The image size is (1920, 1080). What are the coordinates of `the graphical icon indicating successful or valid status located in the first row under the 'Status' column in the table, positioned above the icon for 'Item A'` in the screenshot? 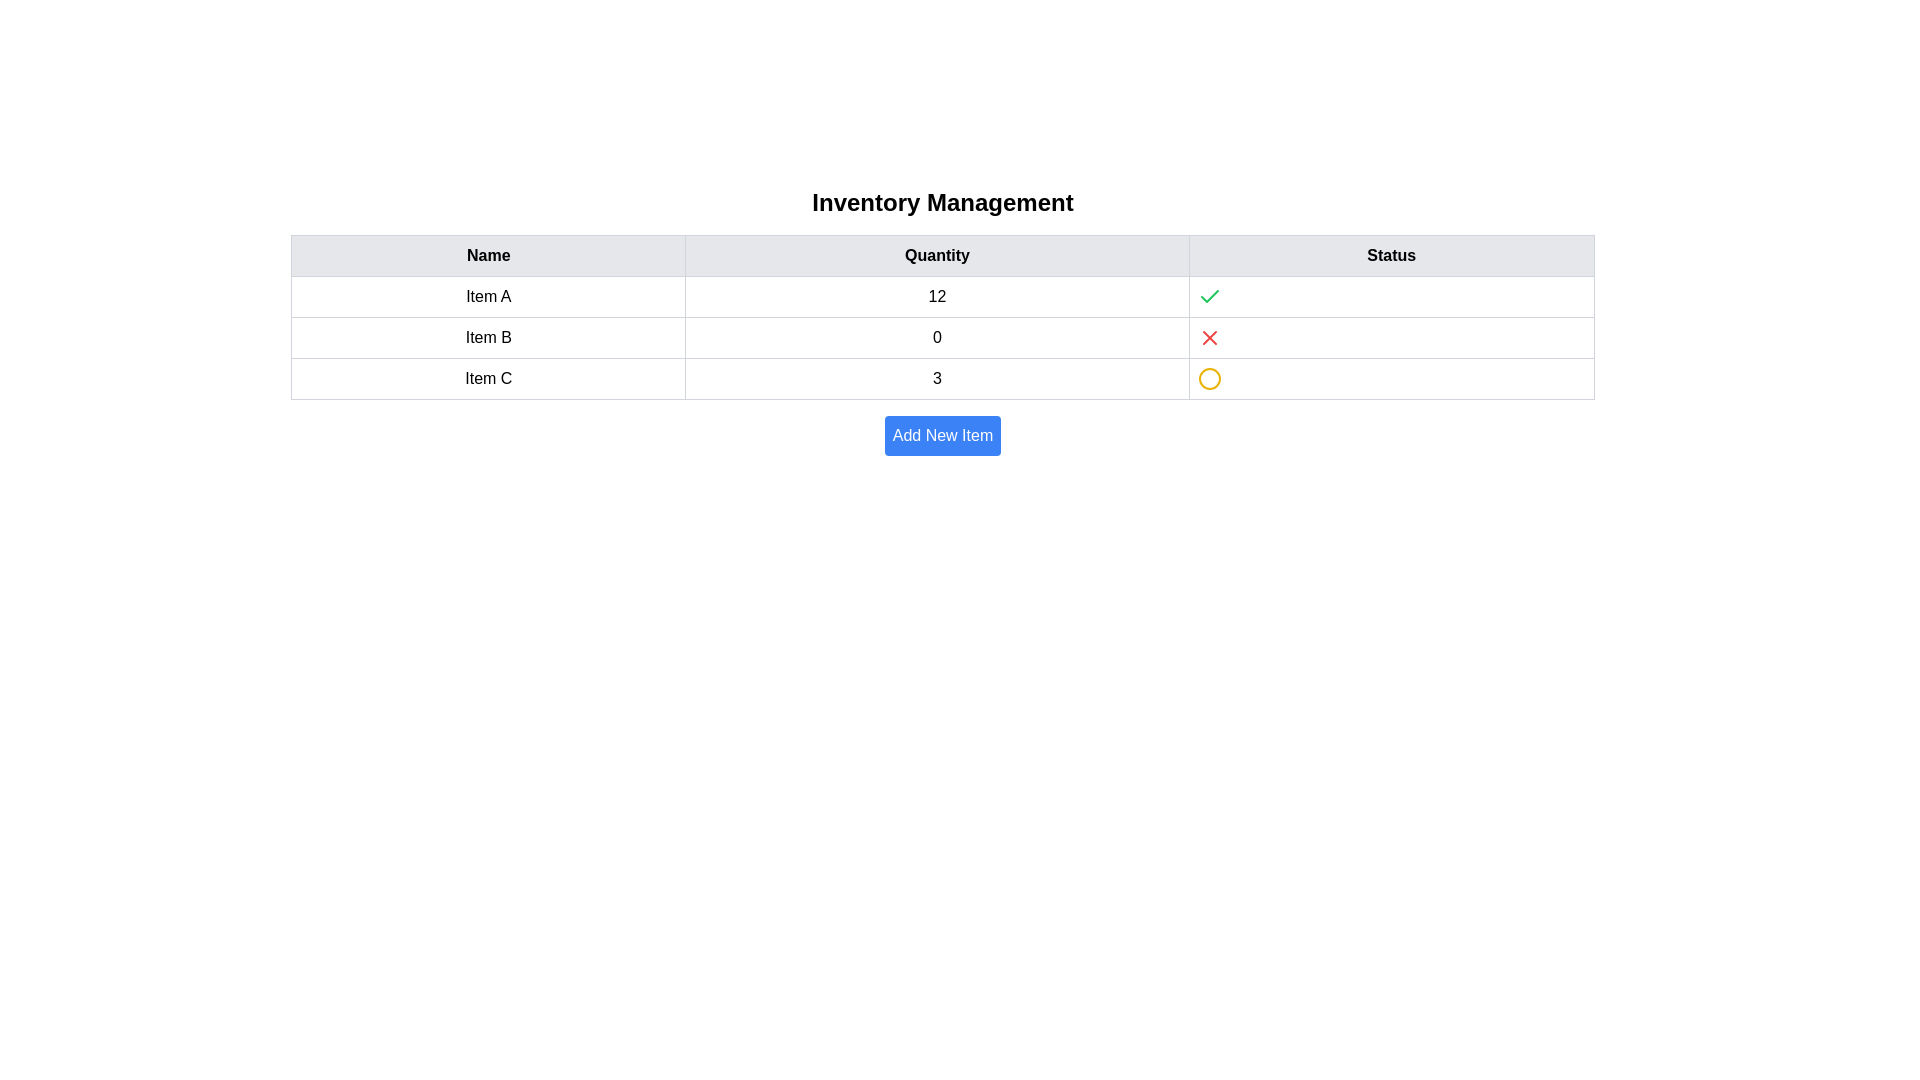 It's located at (1208, 296).